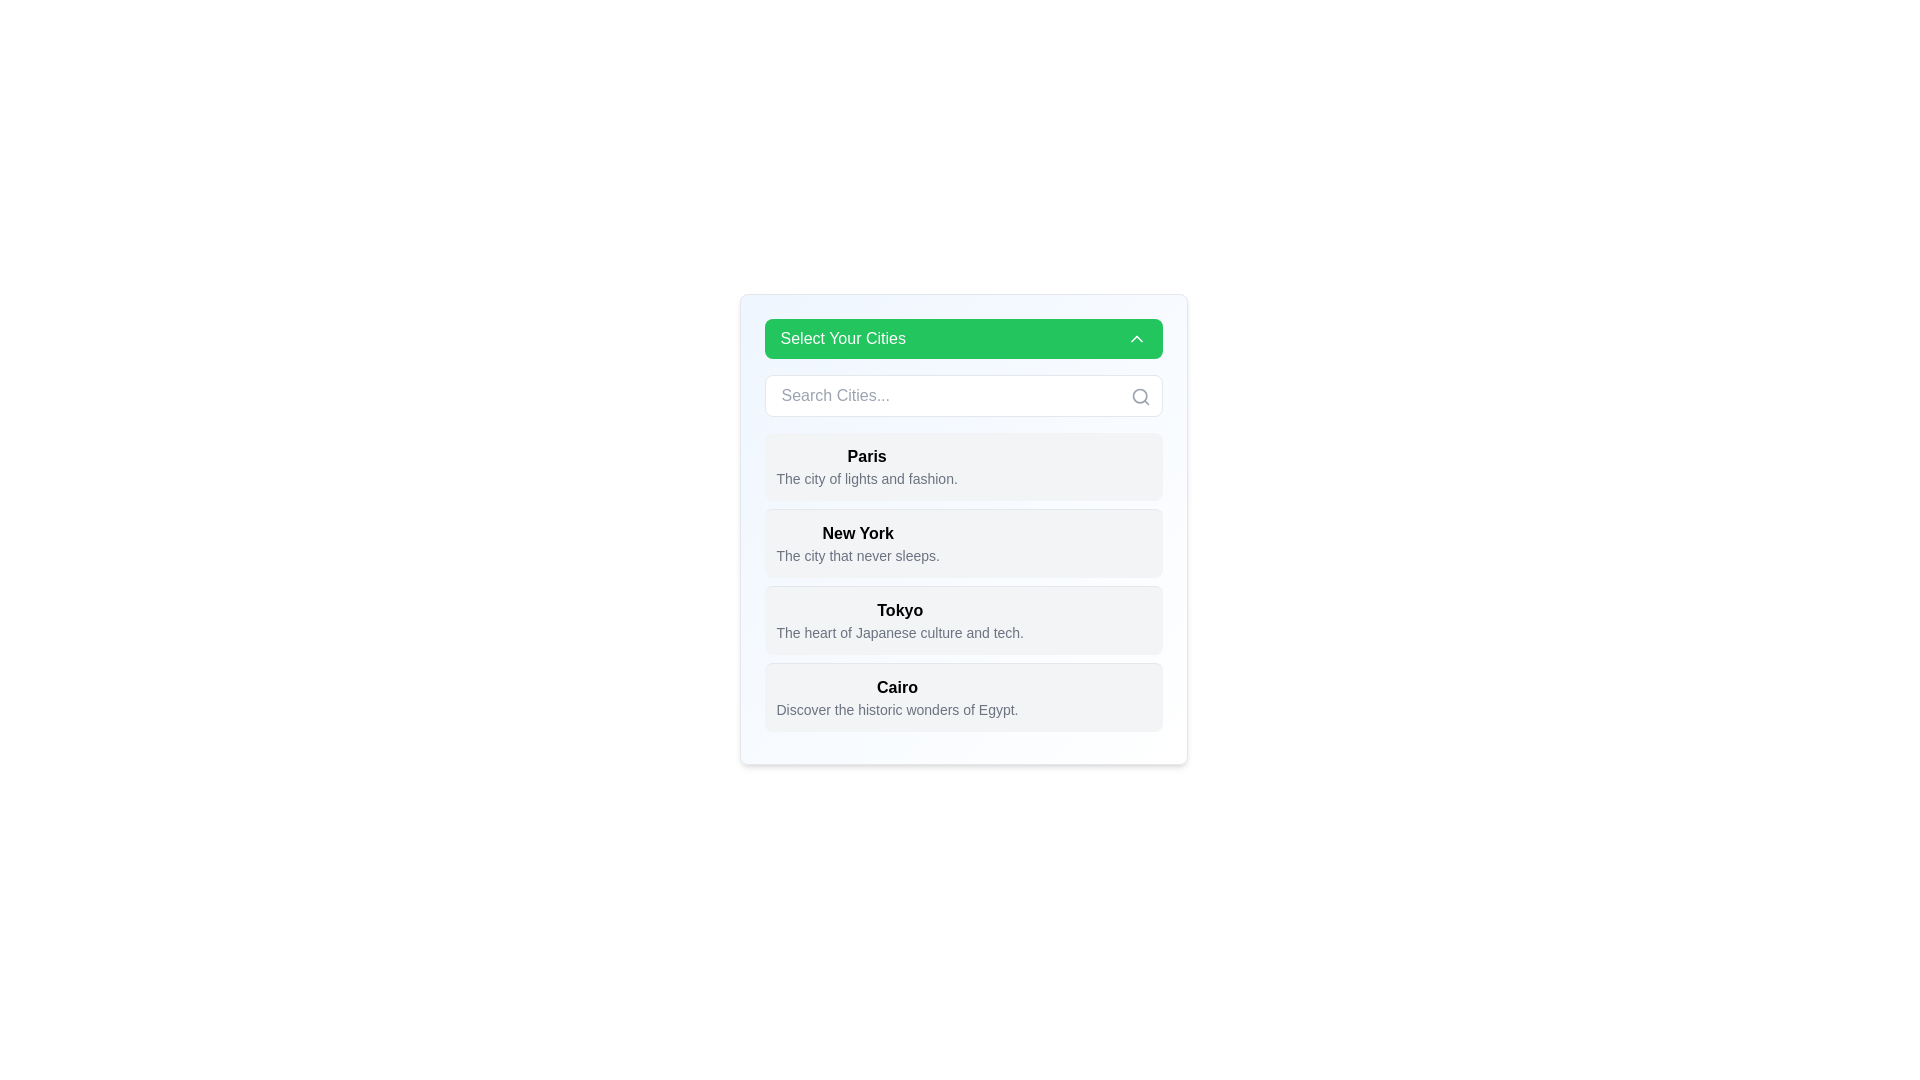 Image resolution: width=1920 pixels, height=1080 pixels. I want to click on the second item in the list of cities, which is positioned between 'Paris' and 'Tokyo', so click(963, 543).